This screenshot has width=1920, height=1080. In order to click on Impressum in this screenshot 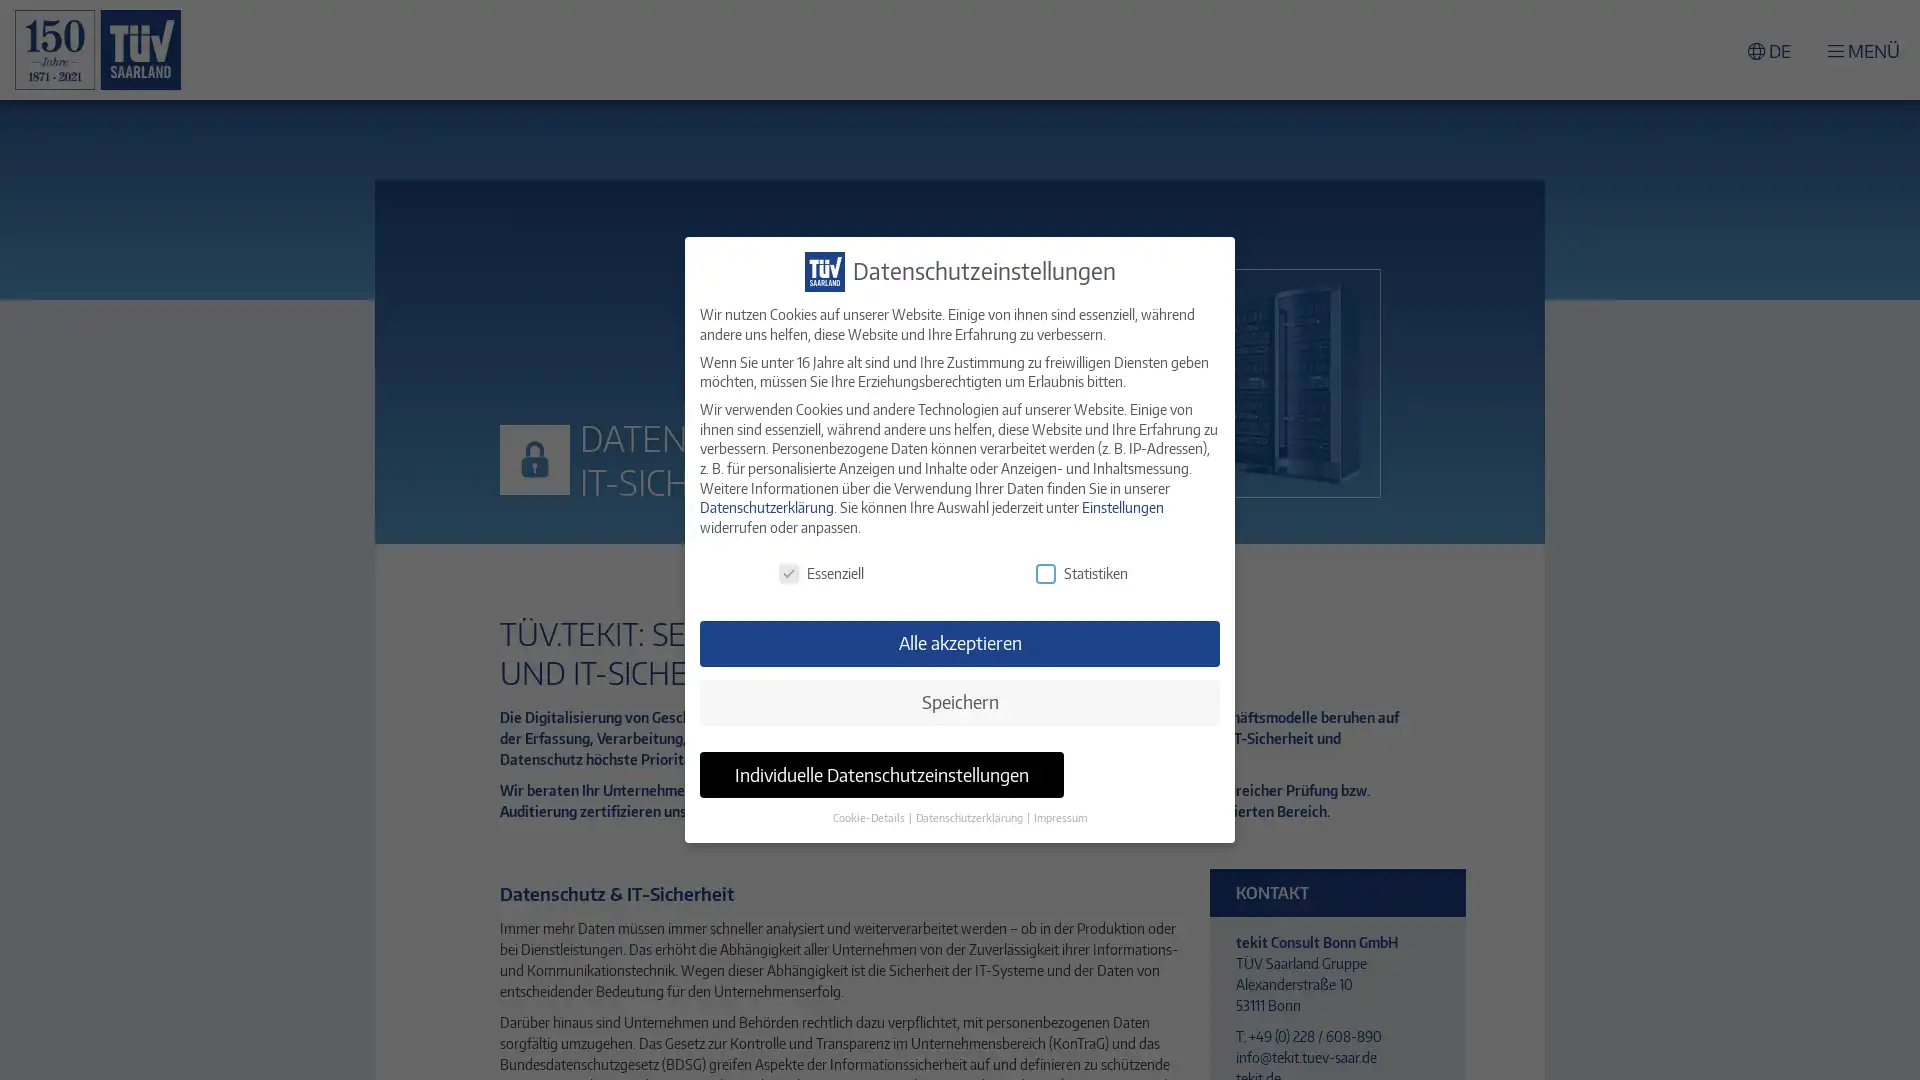, I will do `click(1059, 817)`.